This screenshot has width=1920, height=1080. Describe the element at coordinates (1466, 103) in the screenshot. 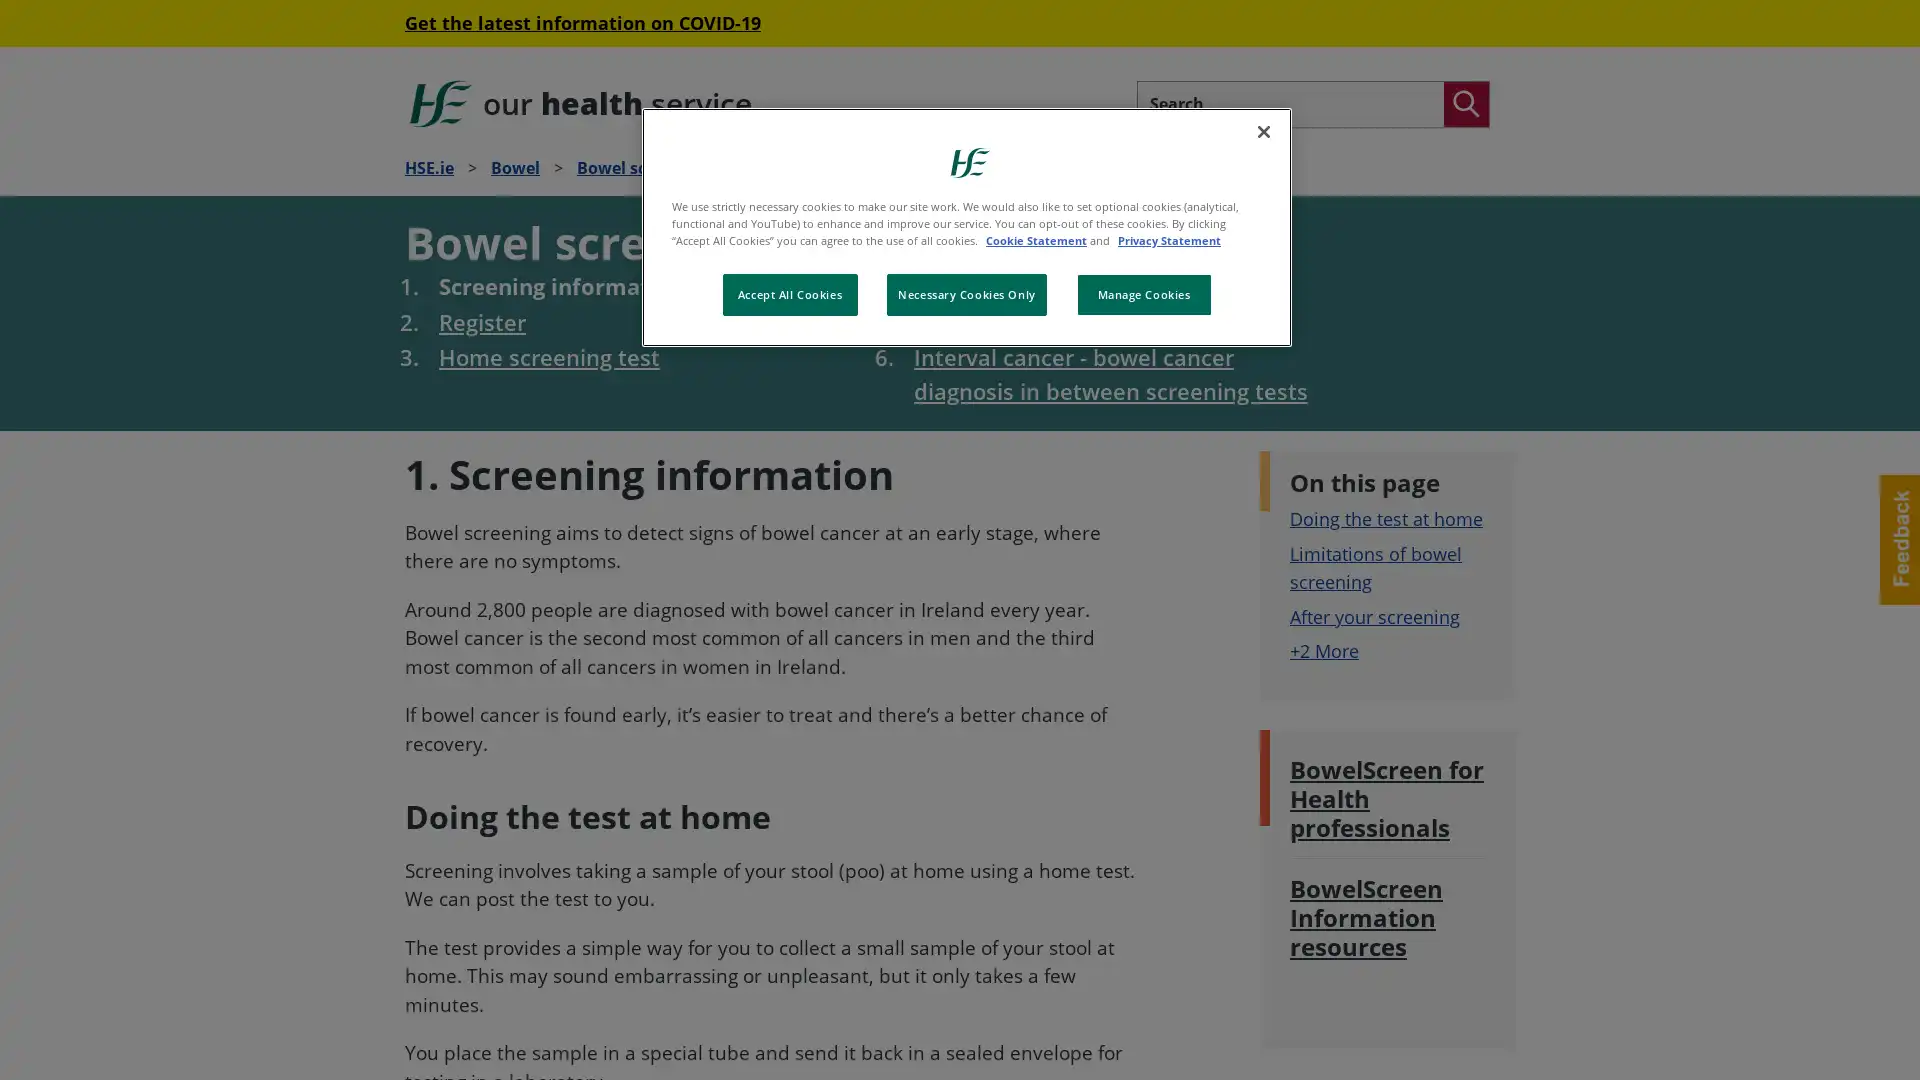

I see `Search` at that location.